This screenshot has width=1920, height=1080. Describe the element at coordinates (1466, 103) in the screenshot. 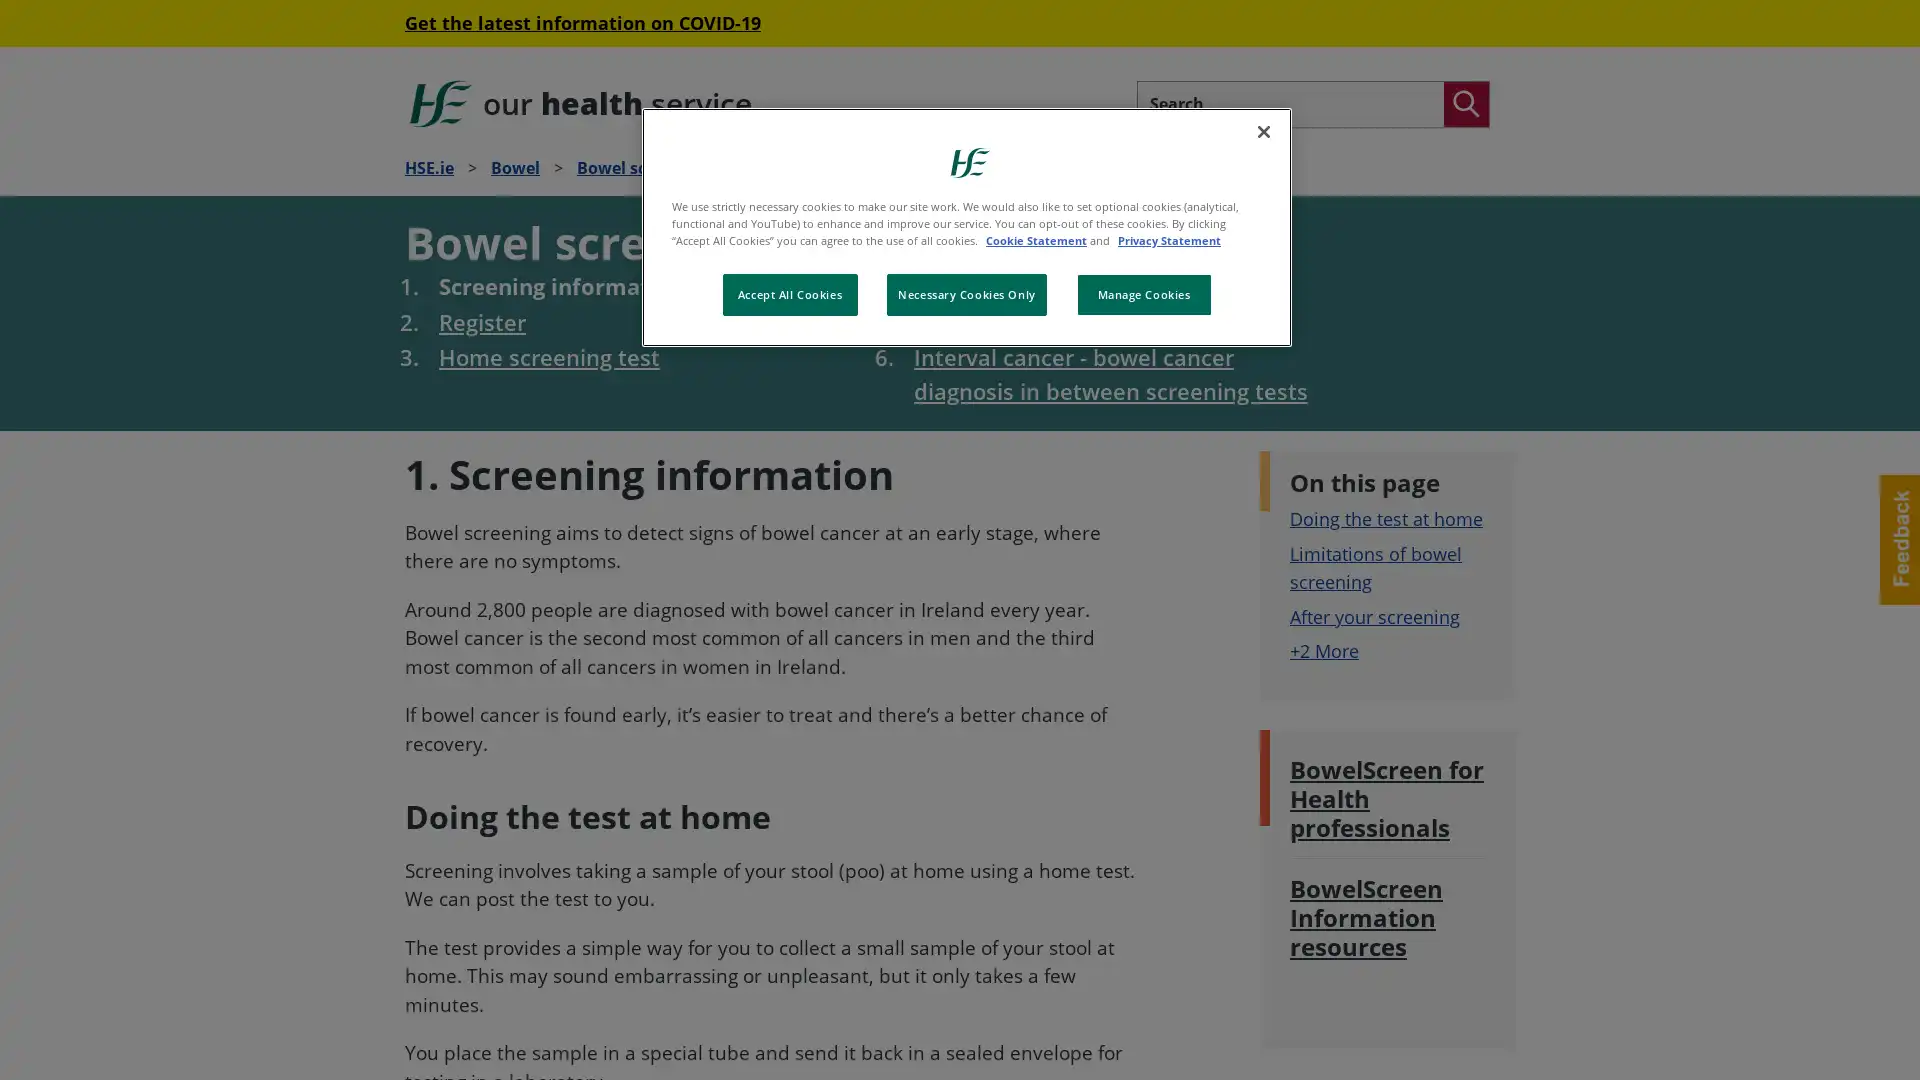

I see `Search` at that location.